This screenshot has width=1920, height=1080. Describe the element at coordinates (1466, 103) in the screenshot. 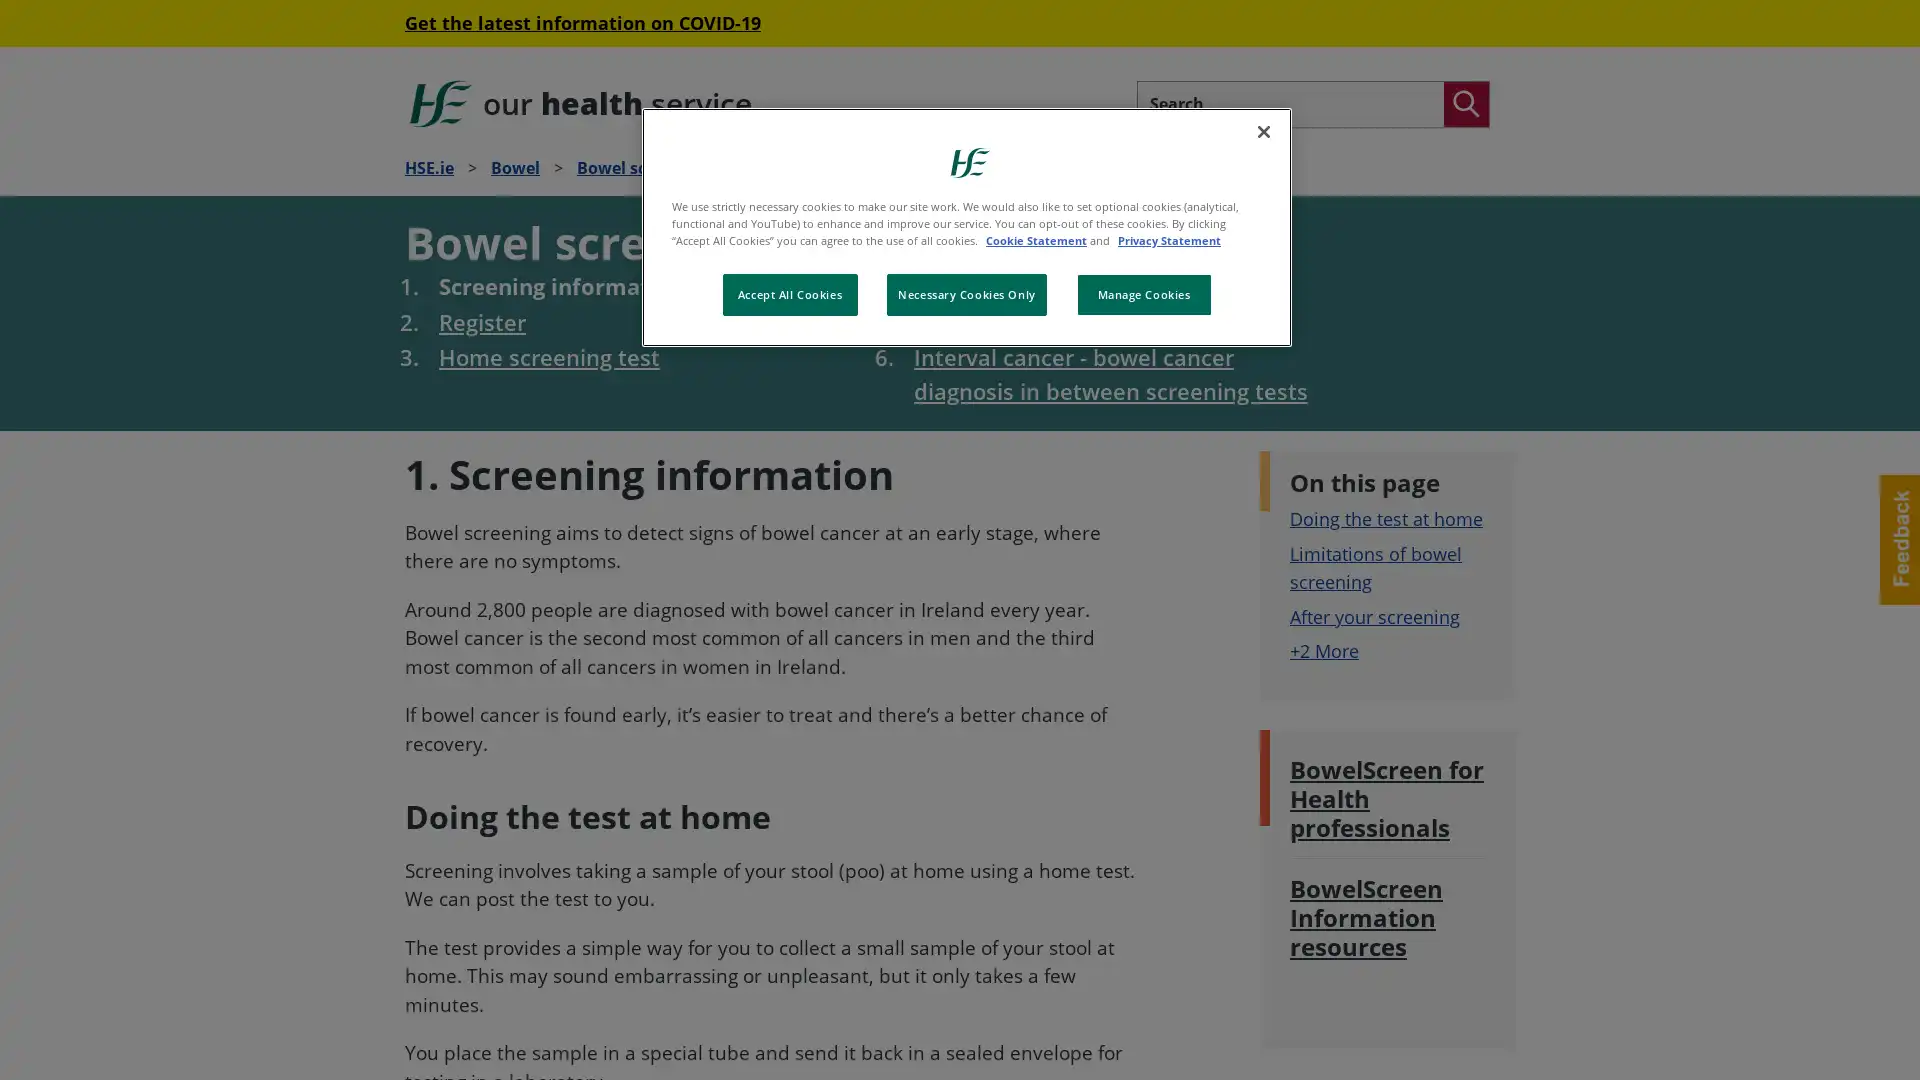

I see `Search` at that location.